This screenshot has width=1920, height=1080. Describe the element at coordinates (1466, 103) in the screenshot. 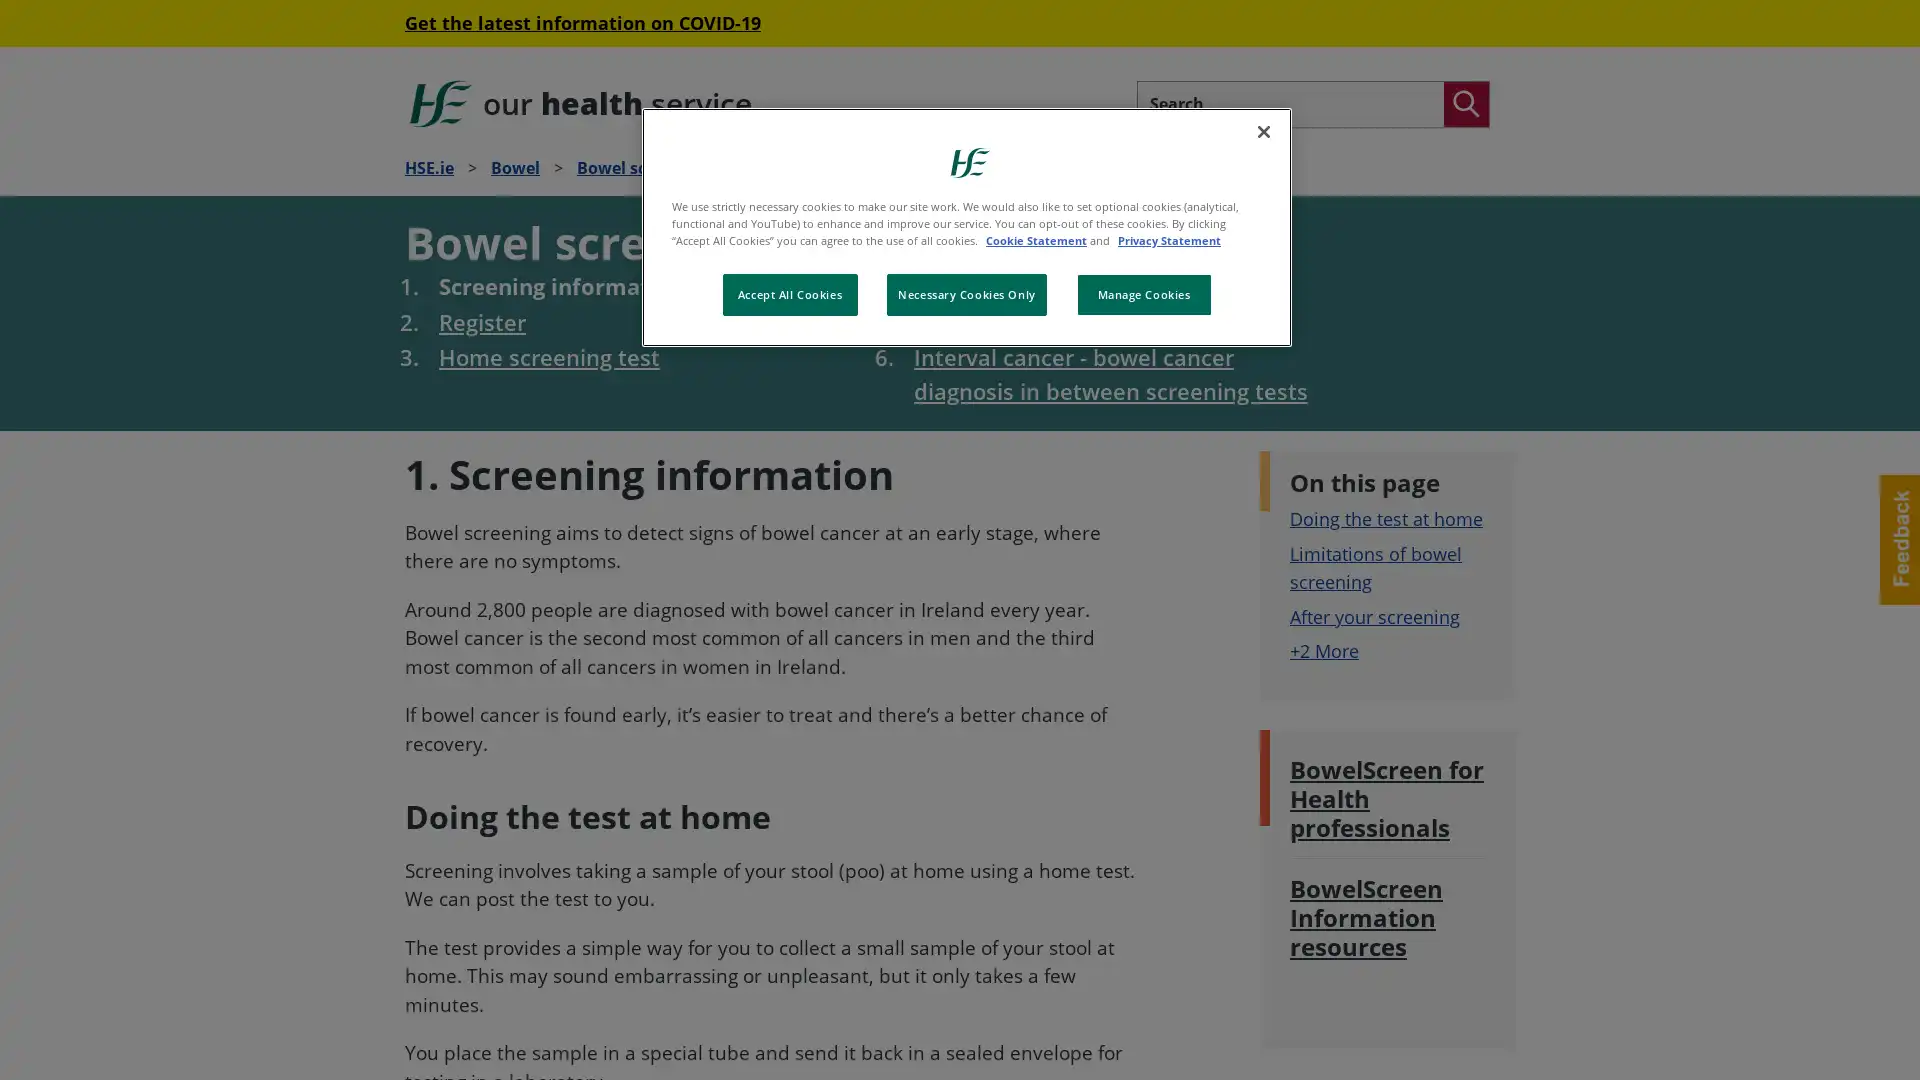

I see `Search` at that location.